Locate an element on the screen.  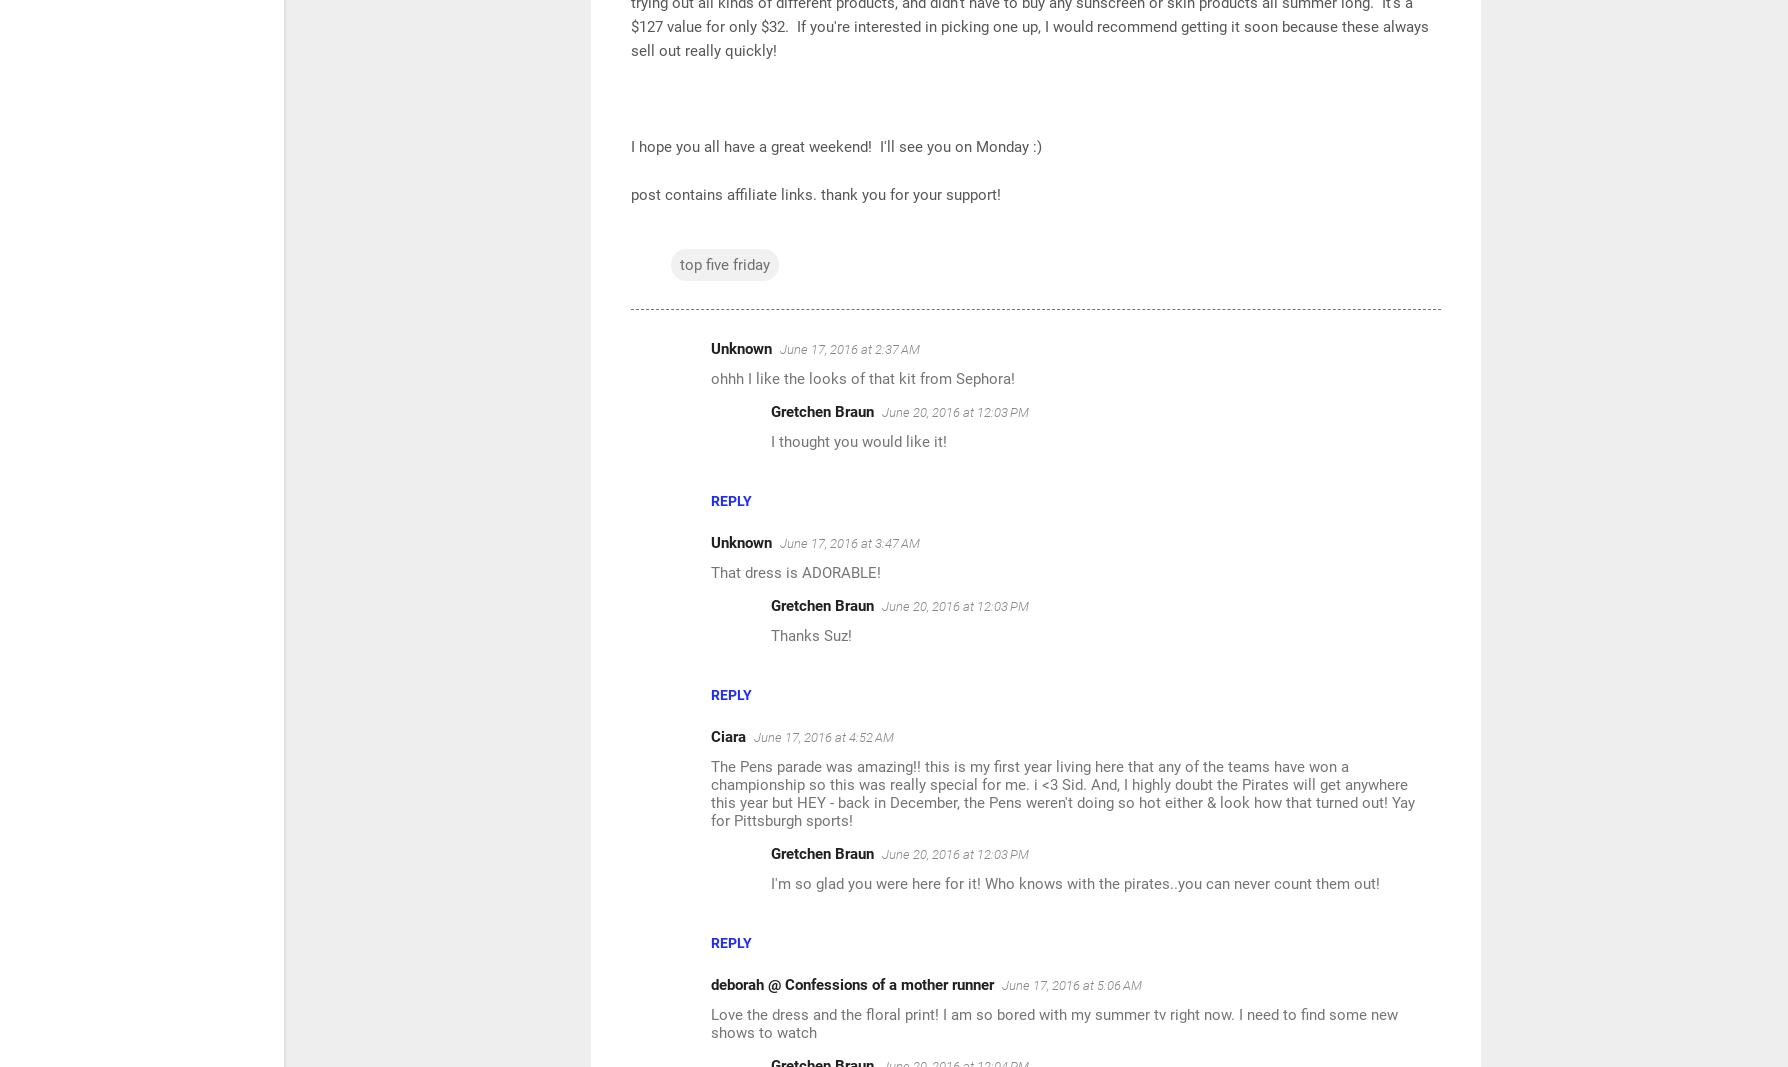
'June 17, 2016 at 4:52 AM' is located at coordinates (823, 736).